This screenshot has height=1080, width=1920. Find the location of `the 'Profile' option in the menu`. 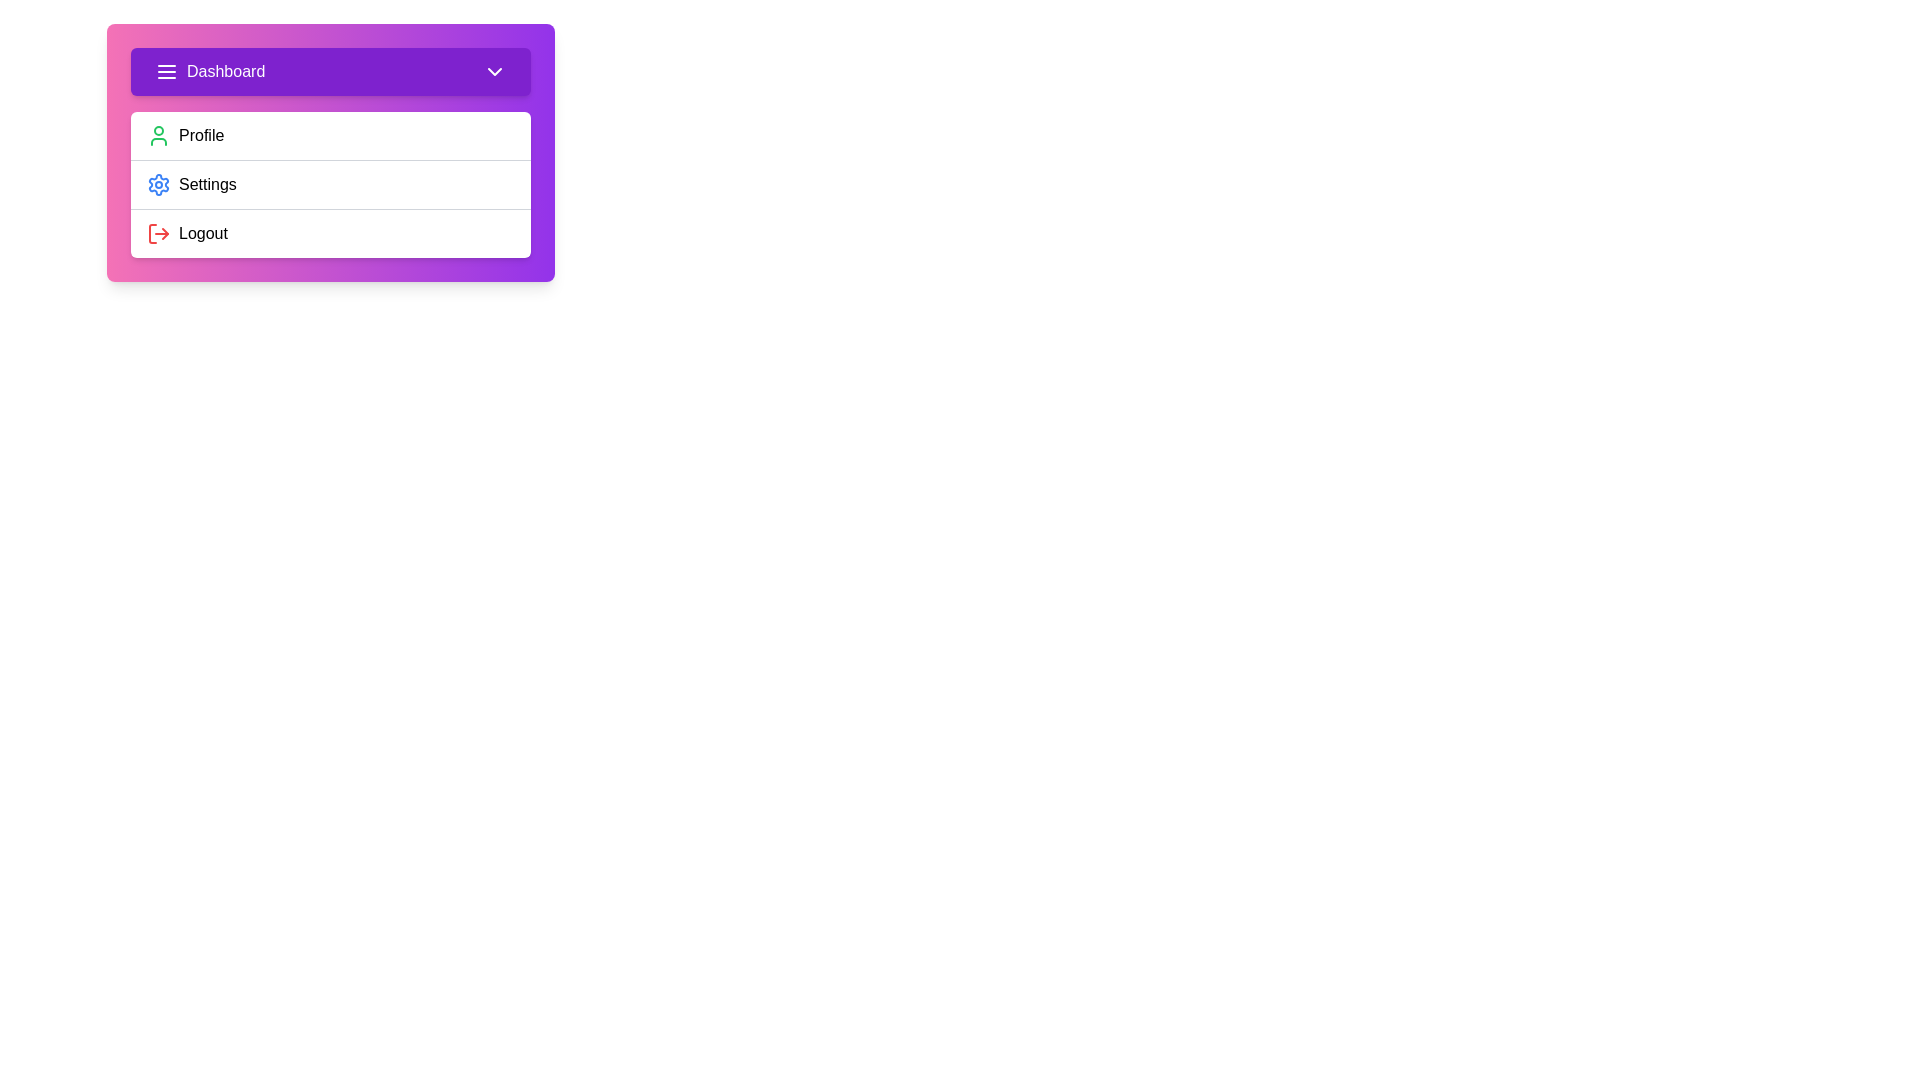

the 'Profile' option in the menu is located at coordinates (331, 135).